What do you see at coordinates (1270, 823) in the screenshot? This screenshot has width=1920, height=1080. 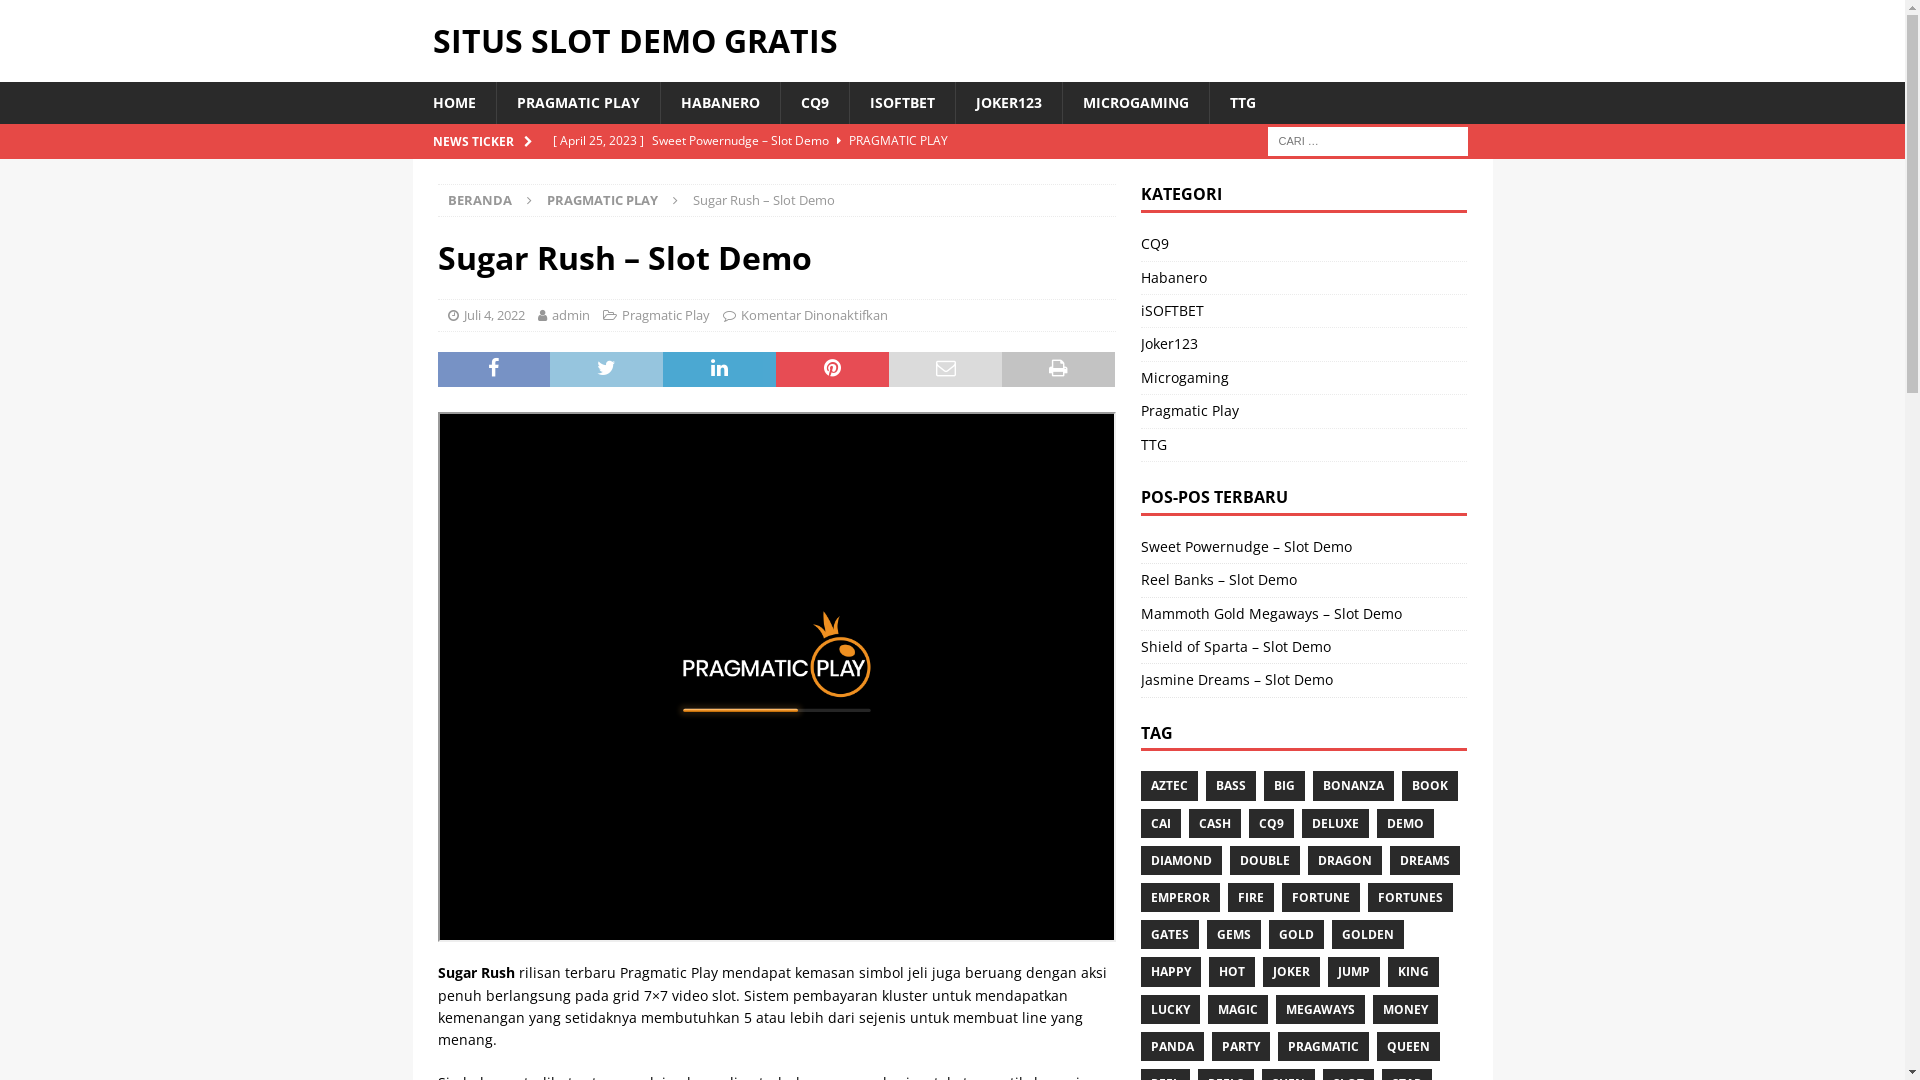 I see `'CQ9'` at bounding box center [1270, 823].